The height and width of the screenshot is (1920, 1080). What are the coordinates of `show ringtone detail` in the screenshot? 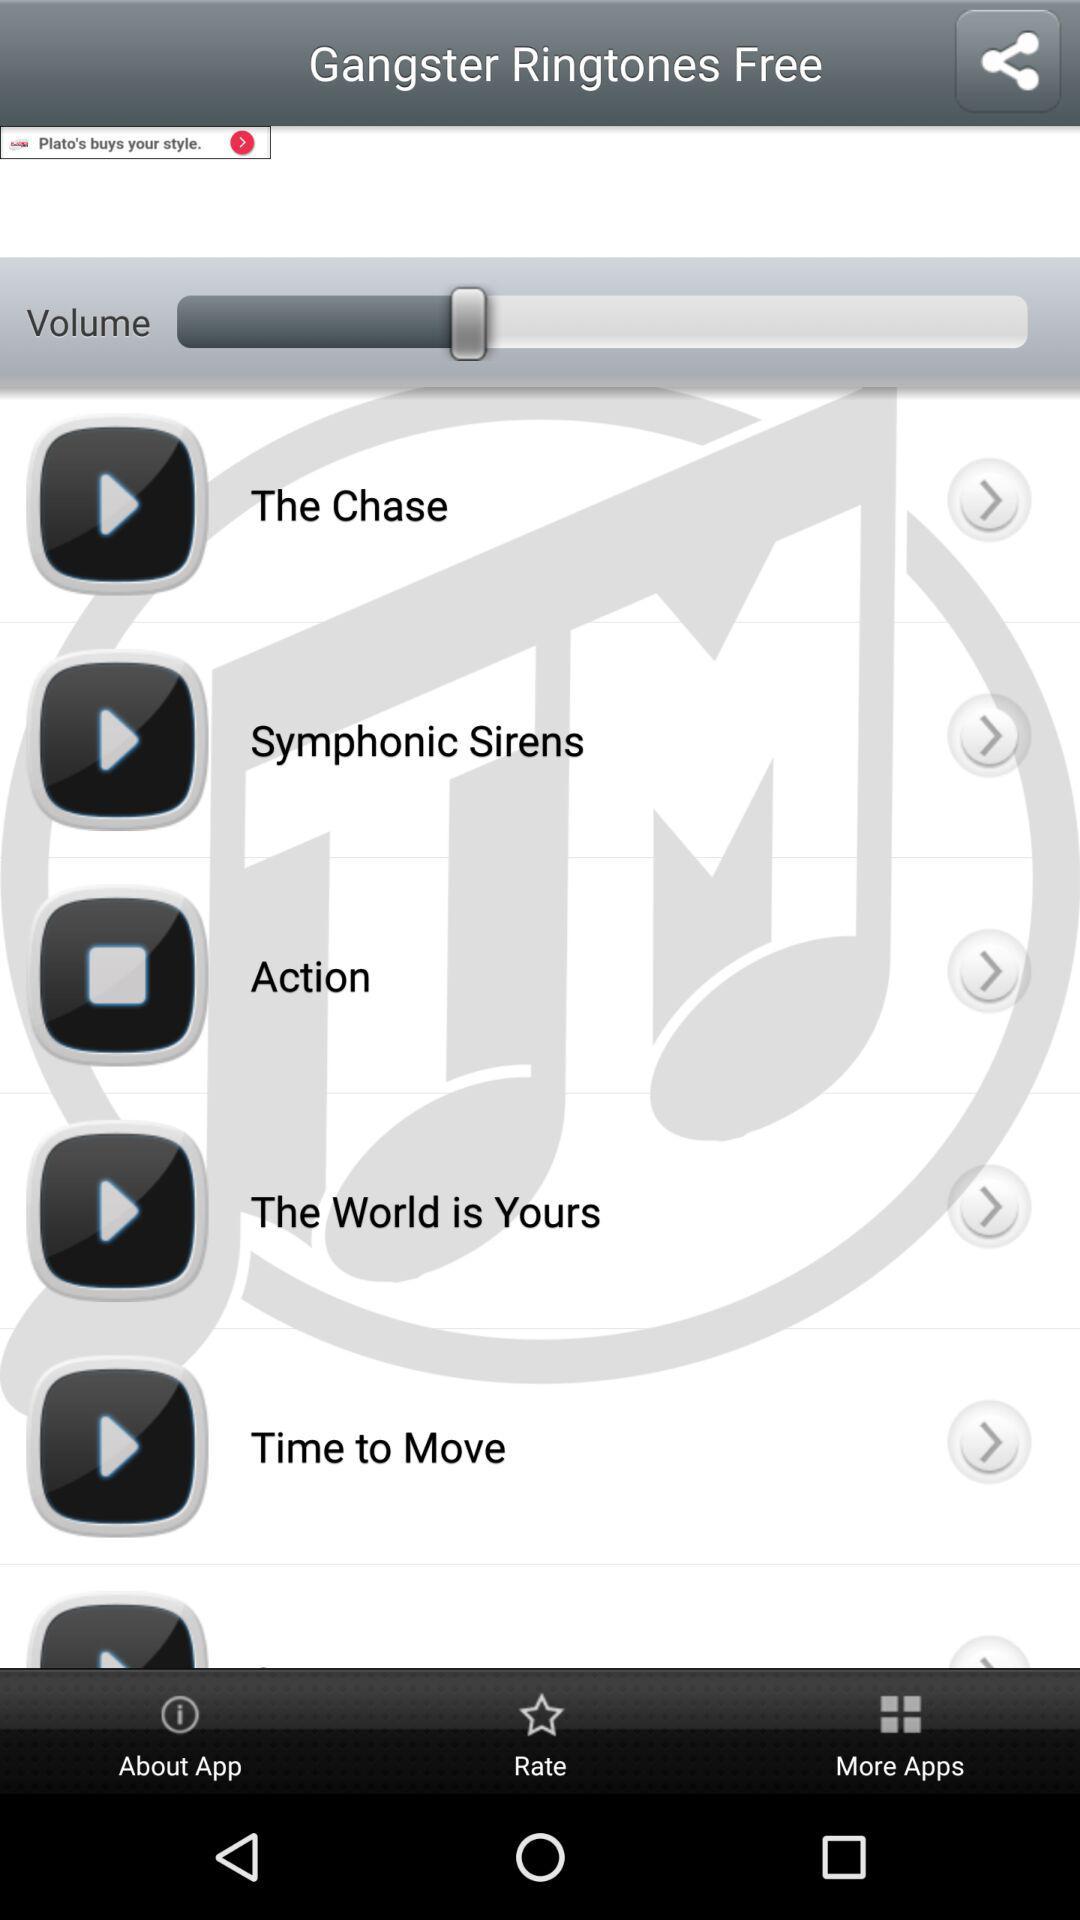 It's located at (987, 504).